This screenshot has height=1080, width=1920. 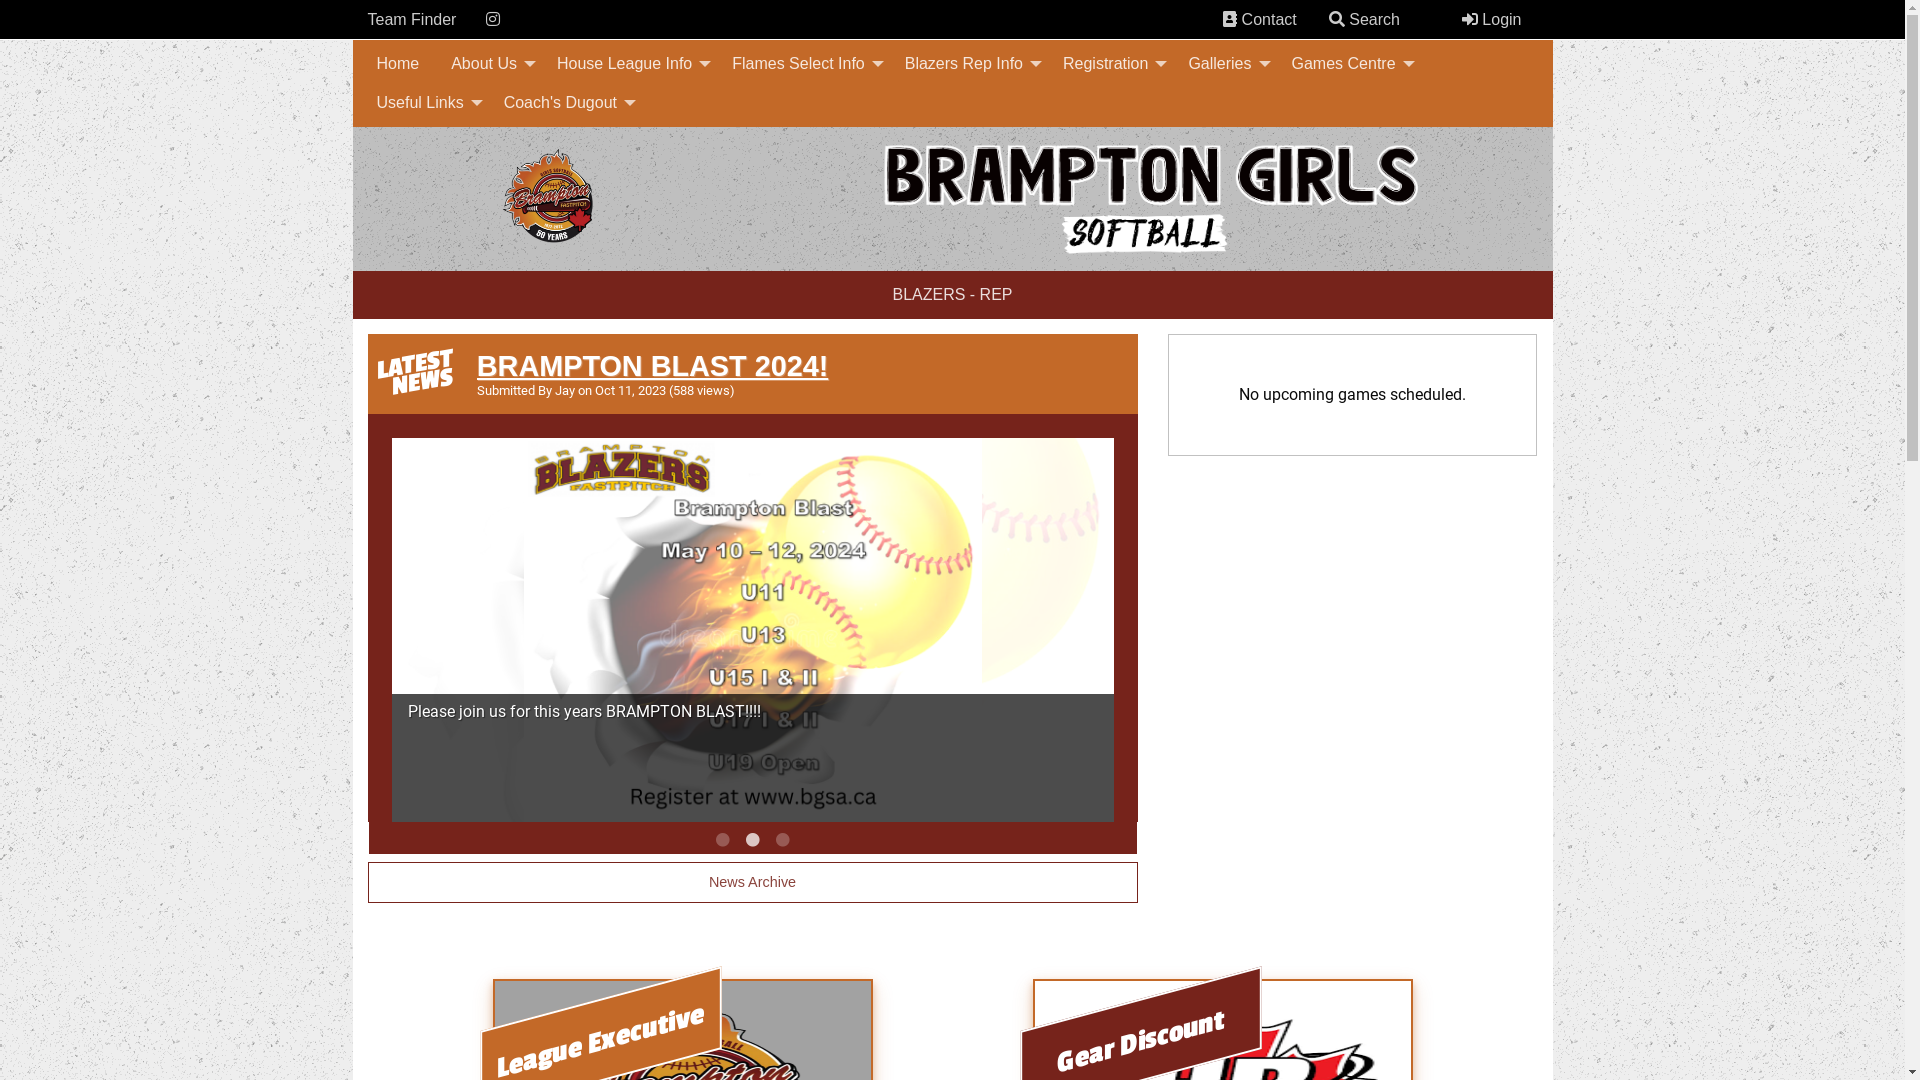 I want to click on 'Coach's Dugout', so click(x=563, y=103).